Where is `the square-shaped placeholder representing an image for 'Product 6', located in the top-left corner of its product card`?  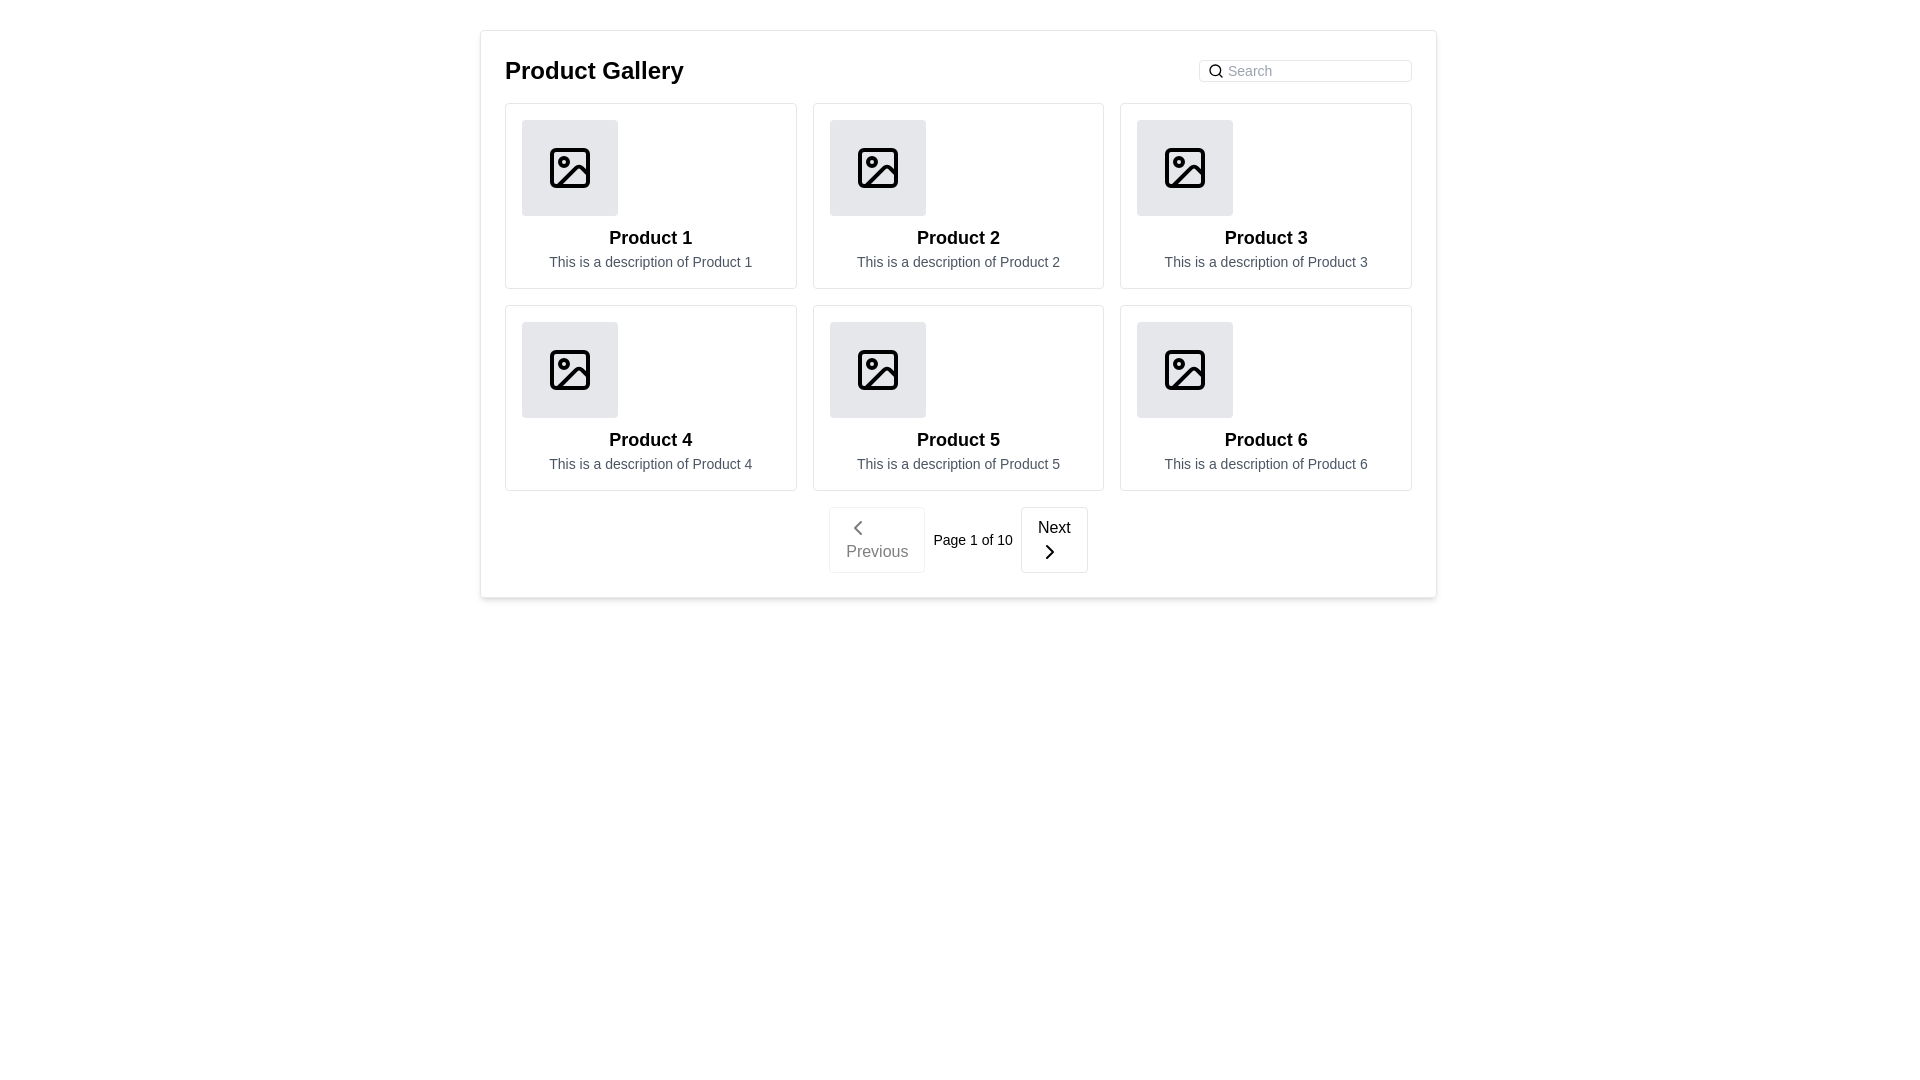 the square-shaped placeholder representing an image for 'Product 6', located in the top-left corner of its product card is located at coordinates (1185, 370).